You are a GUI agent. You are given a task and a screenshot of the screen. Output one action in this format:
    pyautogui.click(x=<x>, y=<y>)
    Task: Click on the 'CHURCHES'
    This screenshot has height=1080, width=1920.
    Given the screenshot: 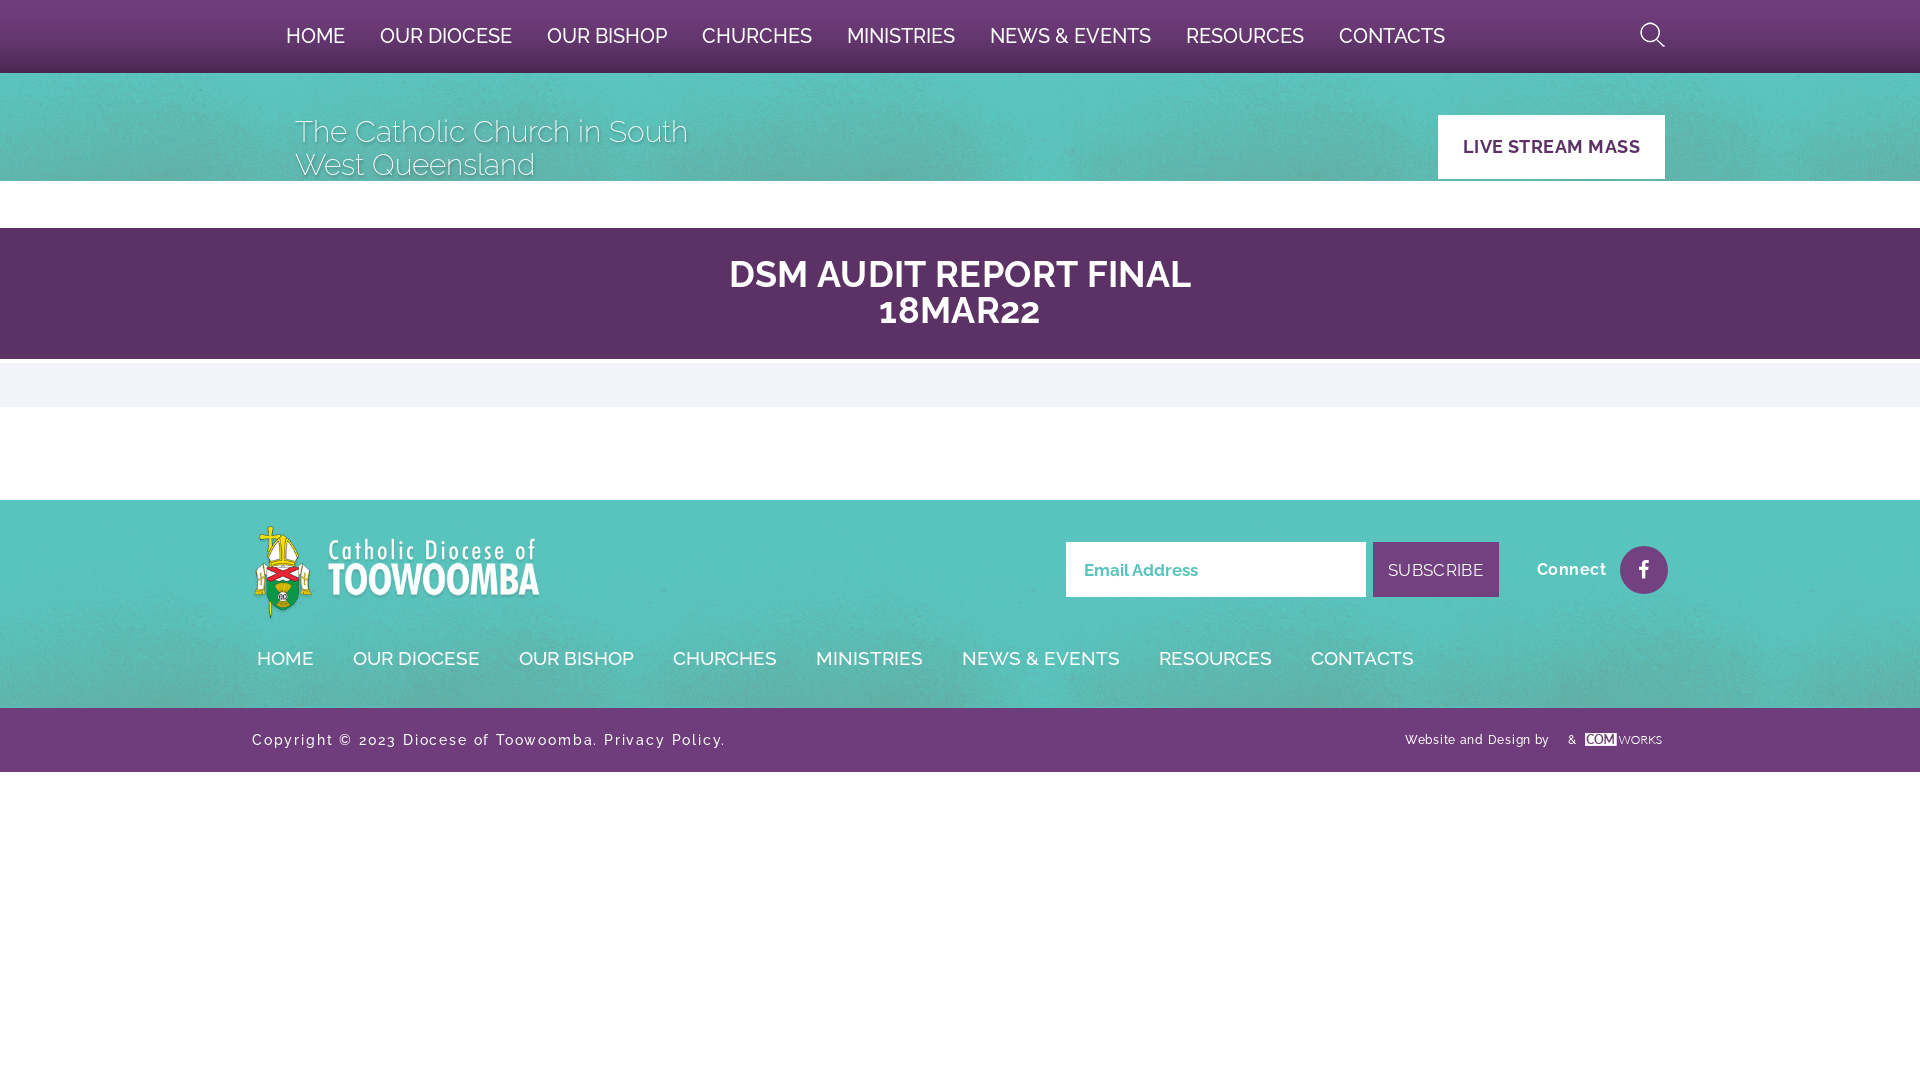 What is the action you would take?
    pyautogui.click(x=723, y=658)
    